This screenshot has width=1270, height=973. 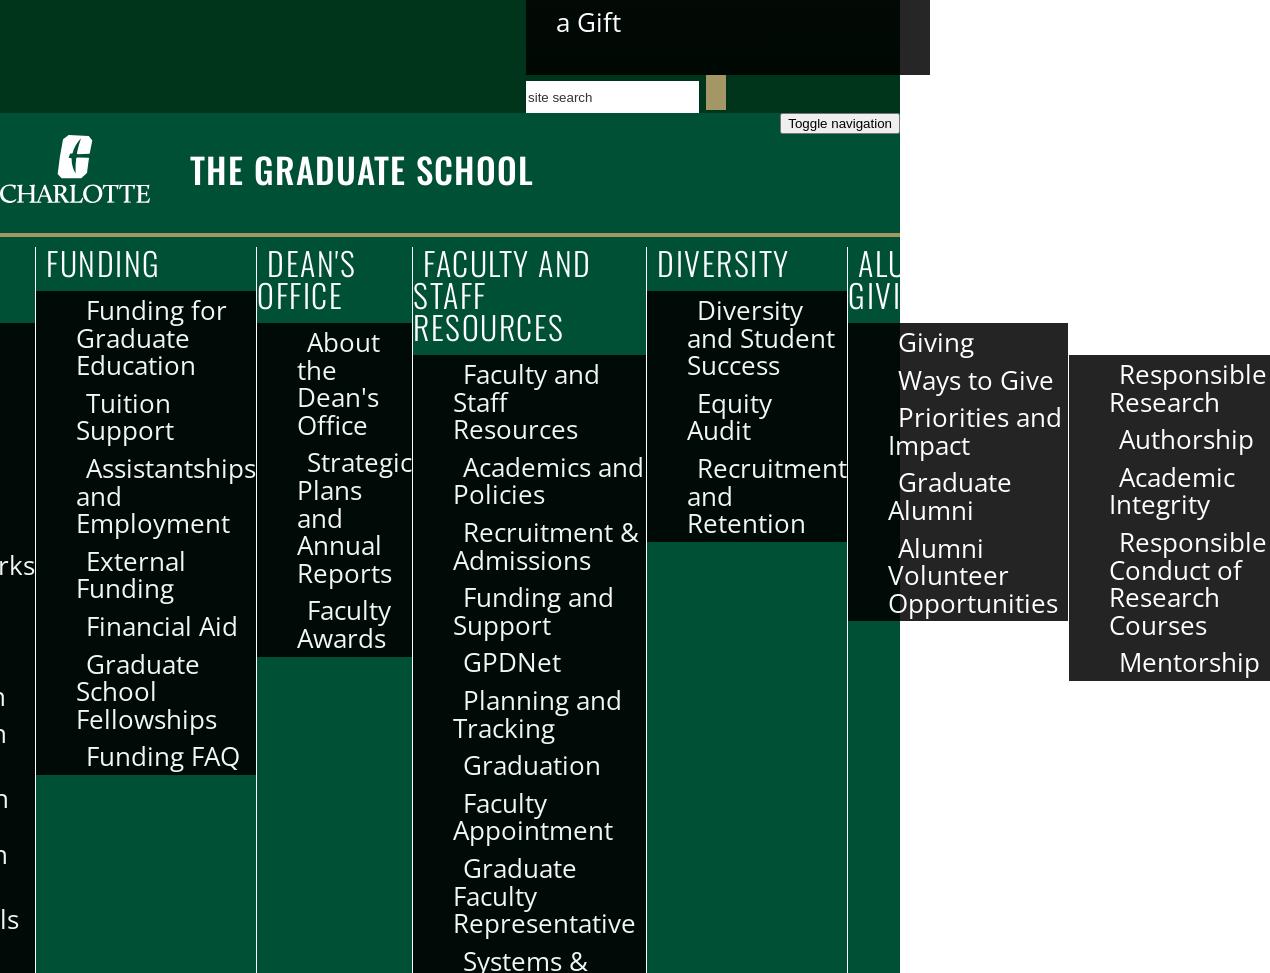 I want to click on 'Alumni and Giving', so click(x=847, y=278).